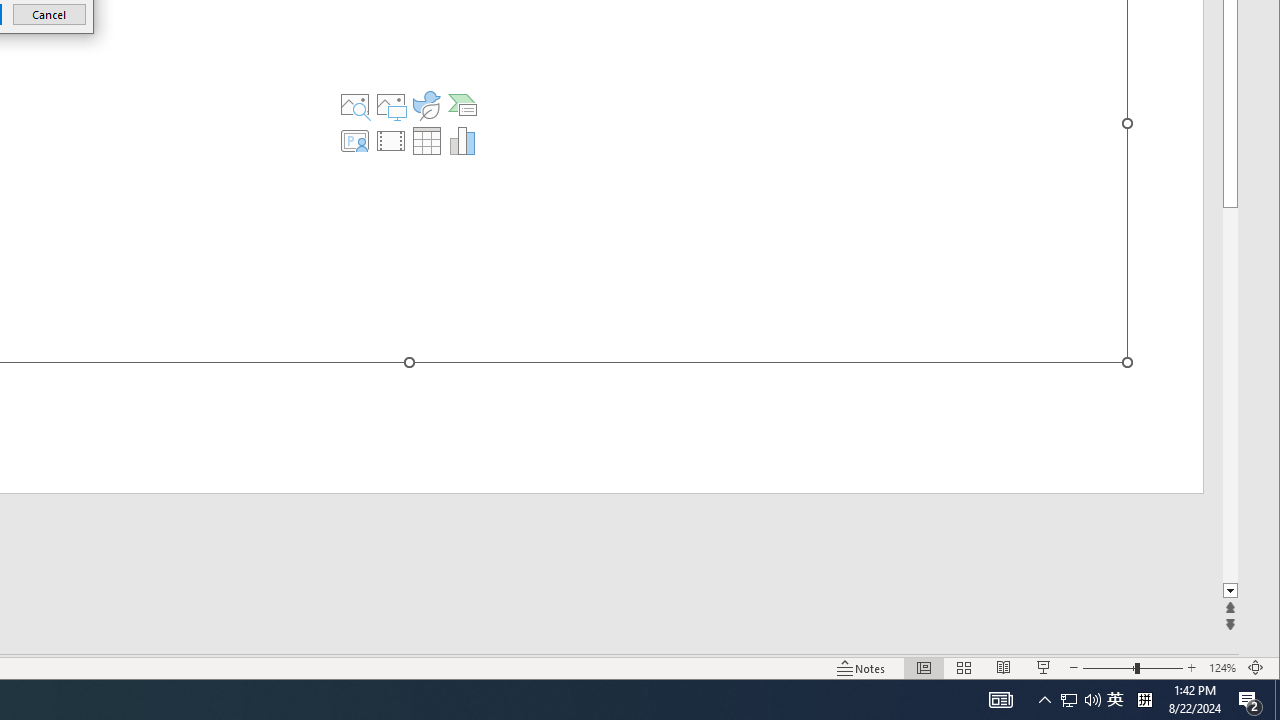 The width and height of the screenshot is (1280, 720). Describe the element at coordinates (425, 105) in the screenshot. I see `'Insert an Icon'` at that location.